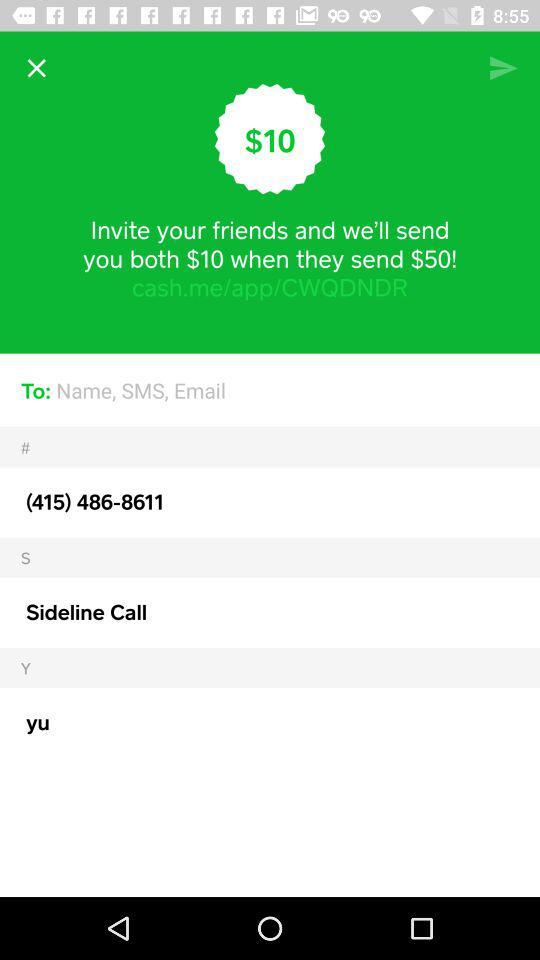 The width and height of the screenshot is (540, 960). What do you see at coordinates (270, 138) in the screenshot?
I see `the 10` at bounding box center [270, 138].